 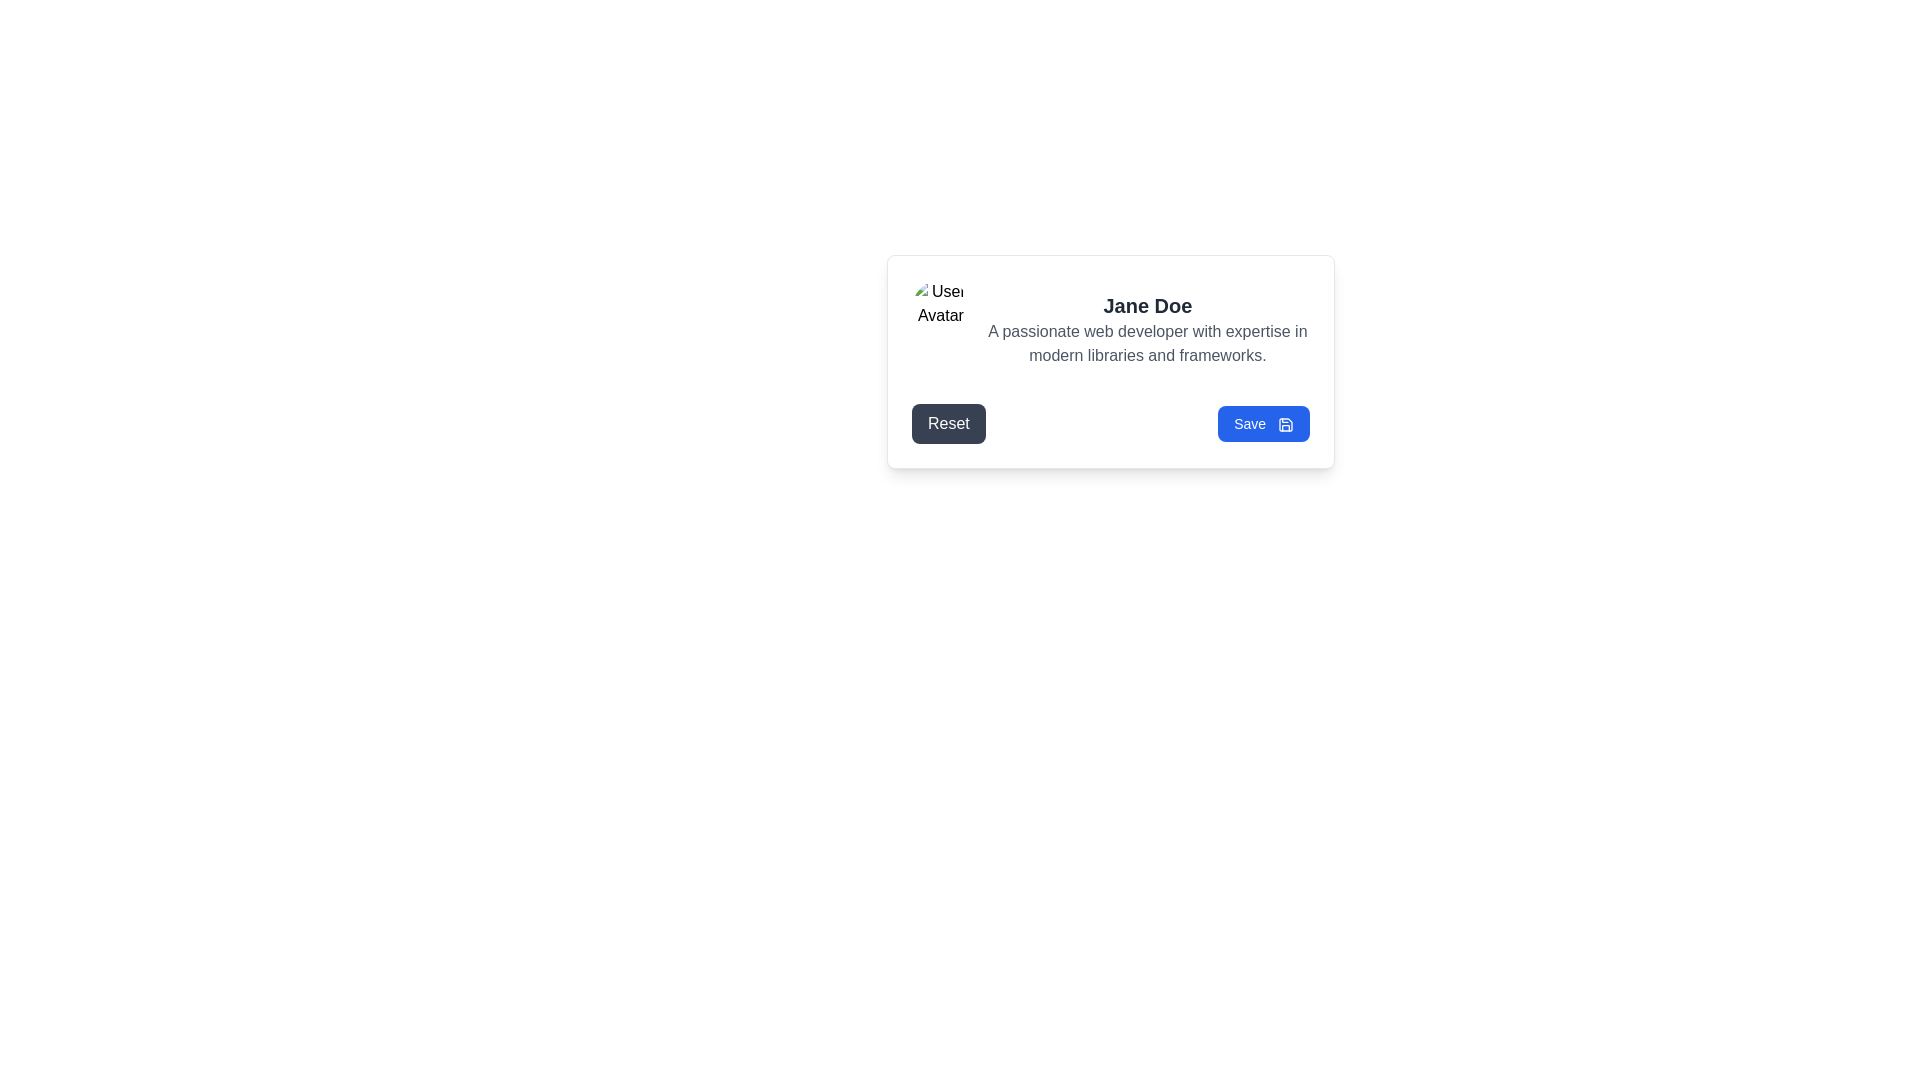 I want to click on the top left segment of the disk-like save icon within the 'Save' button located in the lower right of the profile card component, so click(x=1286, y=423).